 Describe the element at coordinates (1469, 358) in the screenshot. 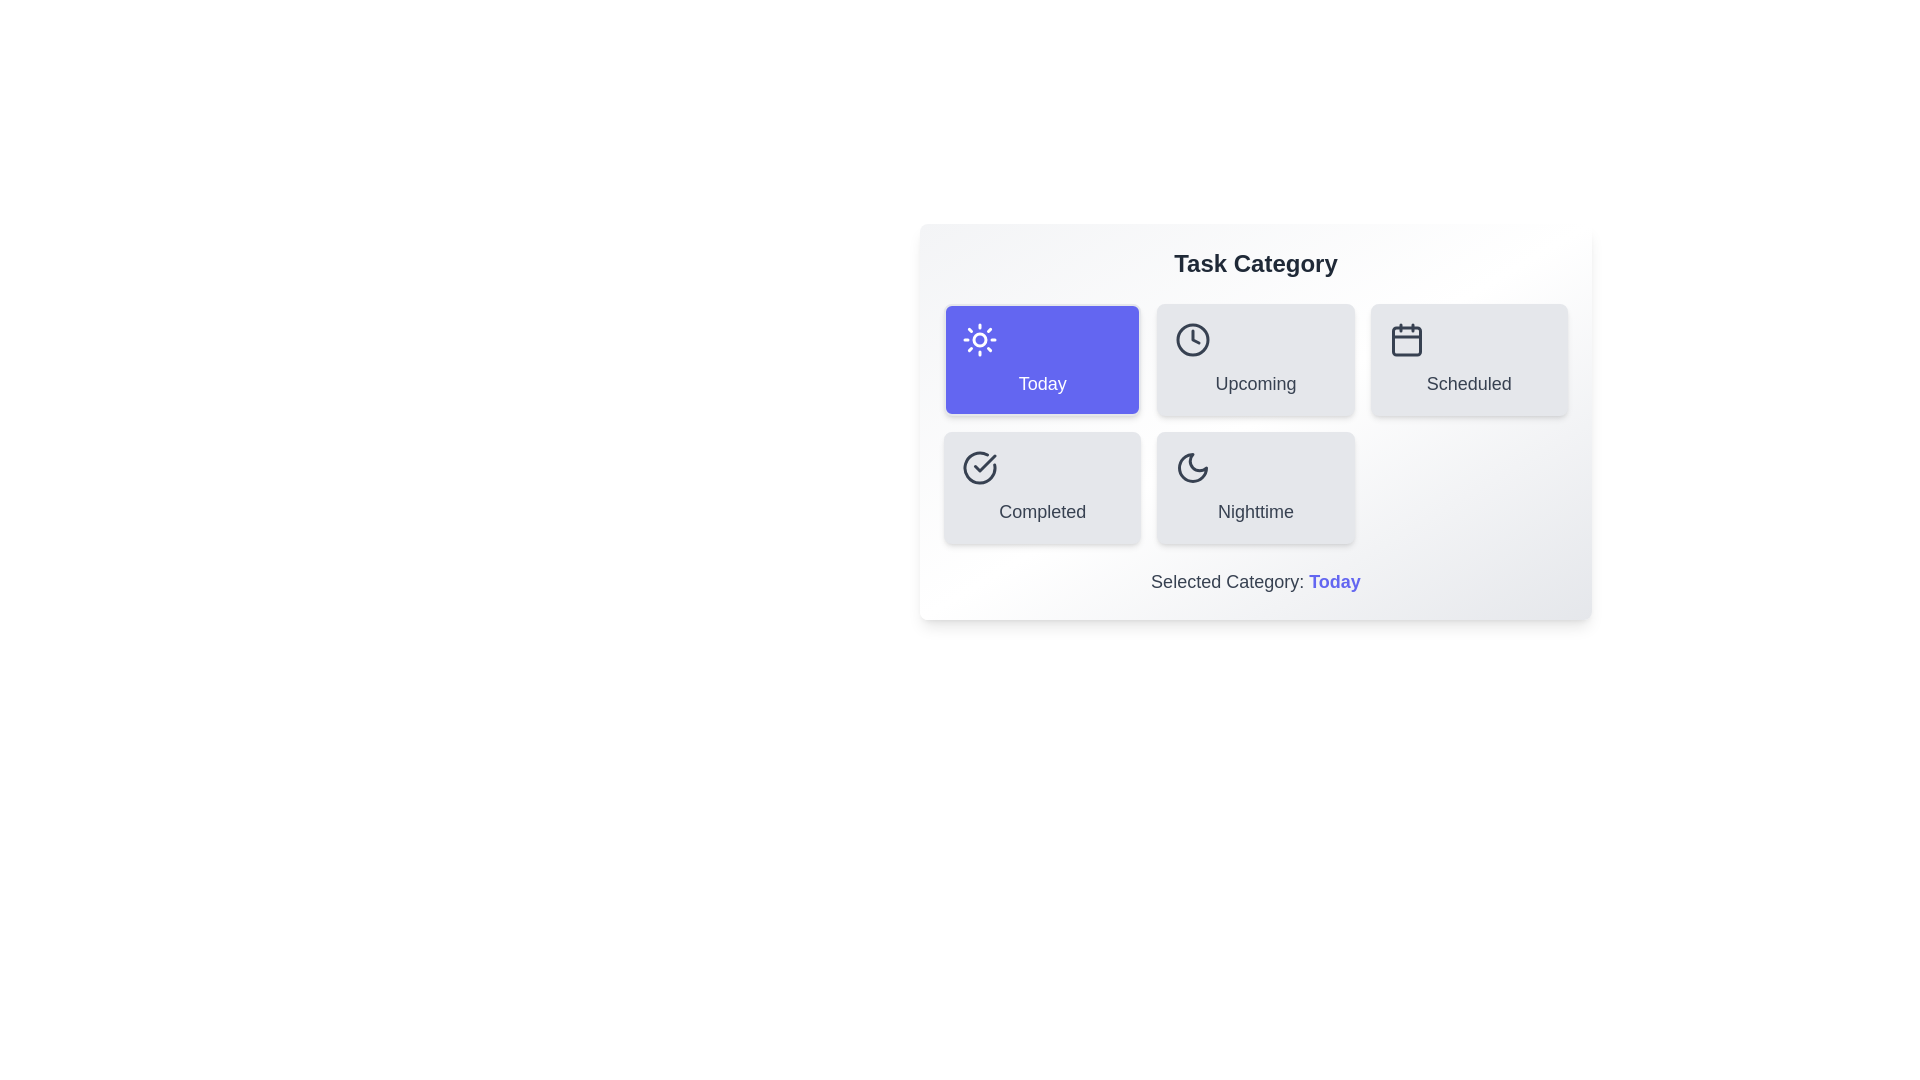

I see `the button corresponding to the category Scheduled to select it` at that location.